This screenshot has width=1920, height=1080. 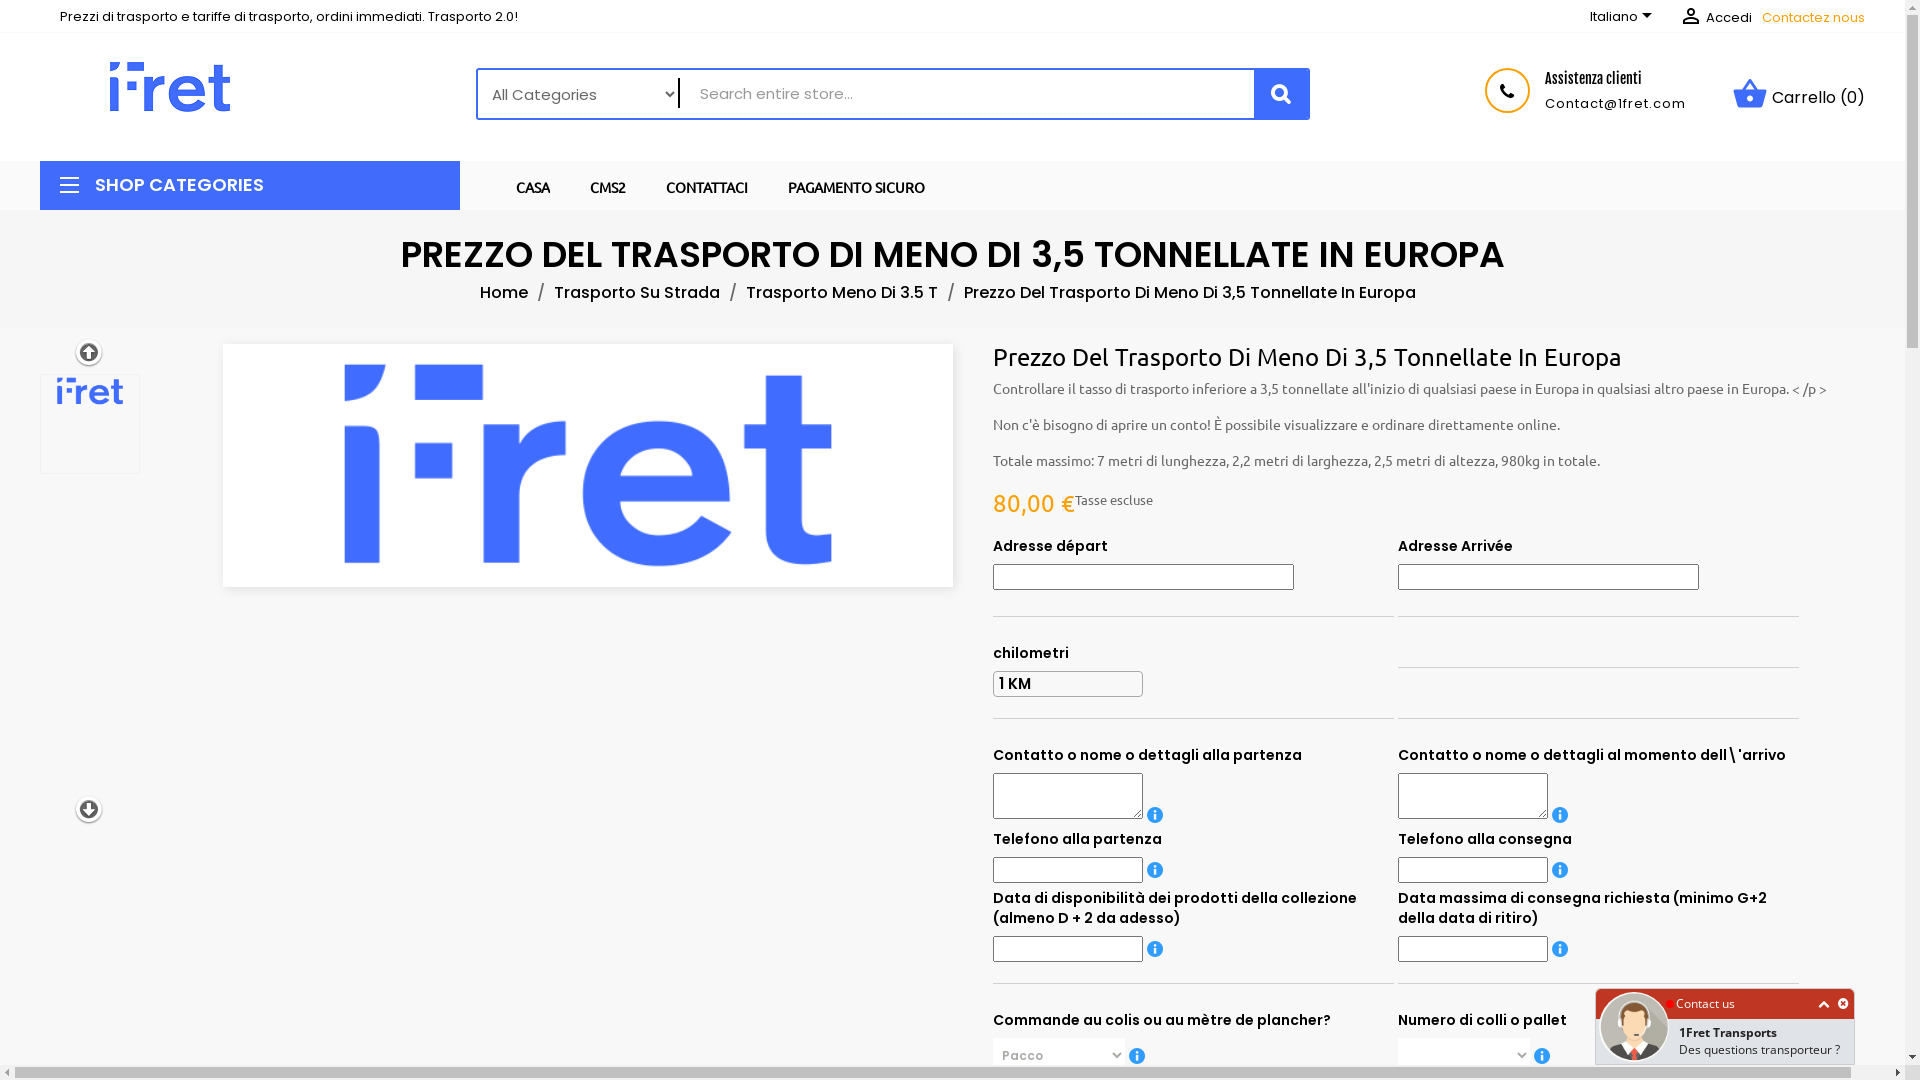 I want to click on 'CONTATTACI', so click(x=706, y=185).